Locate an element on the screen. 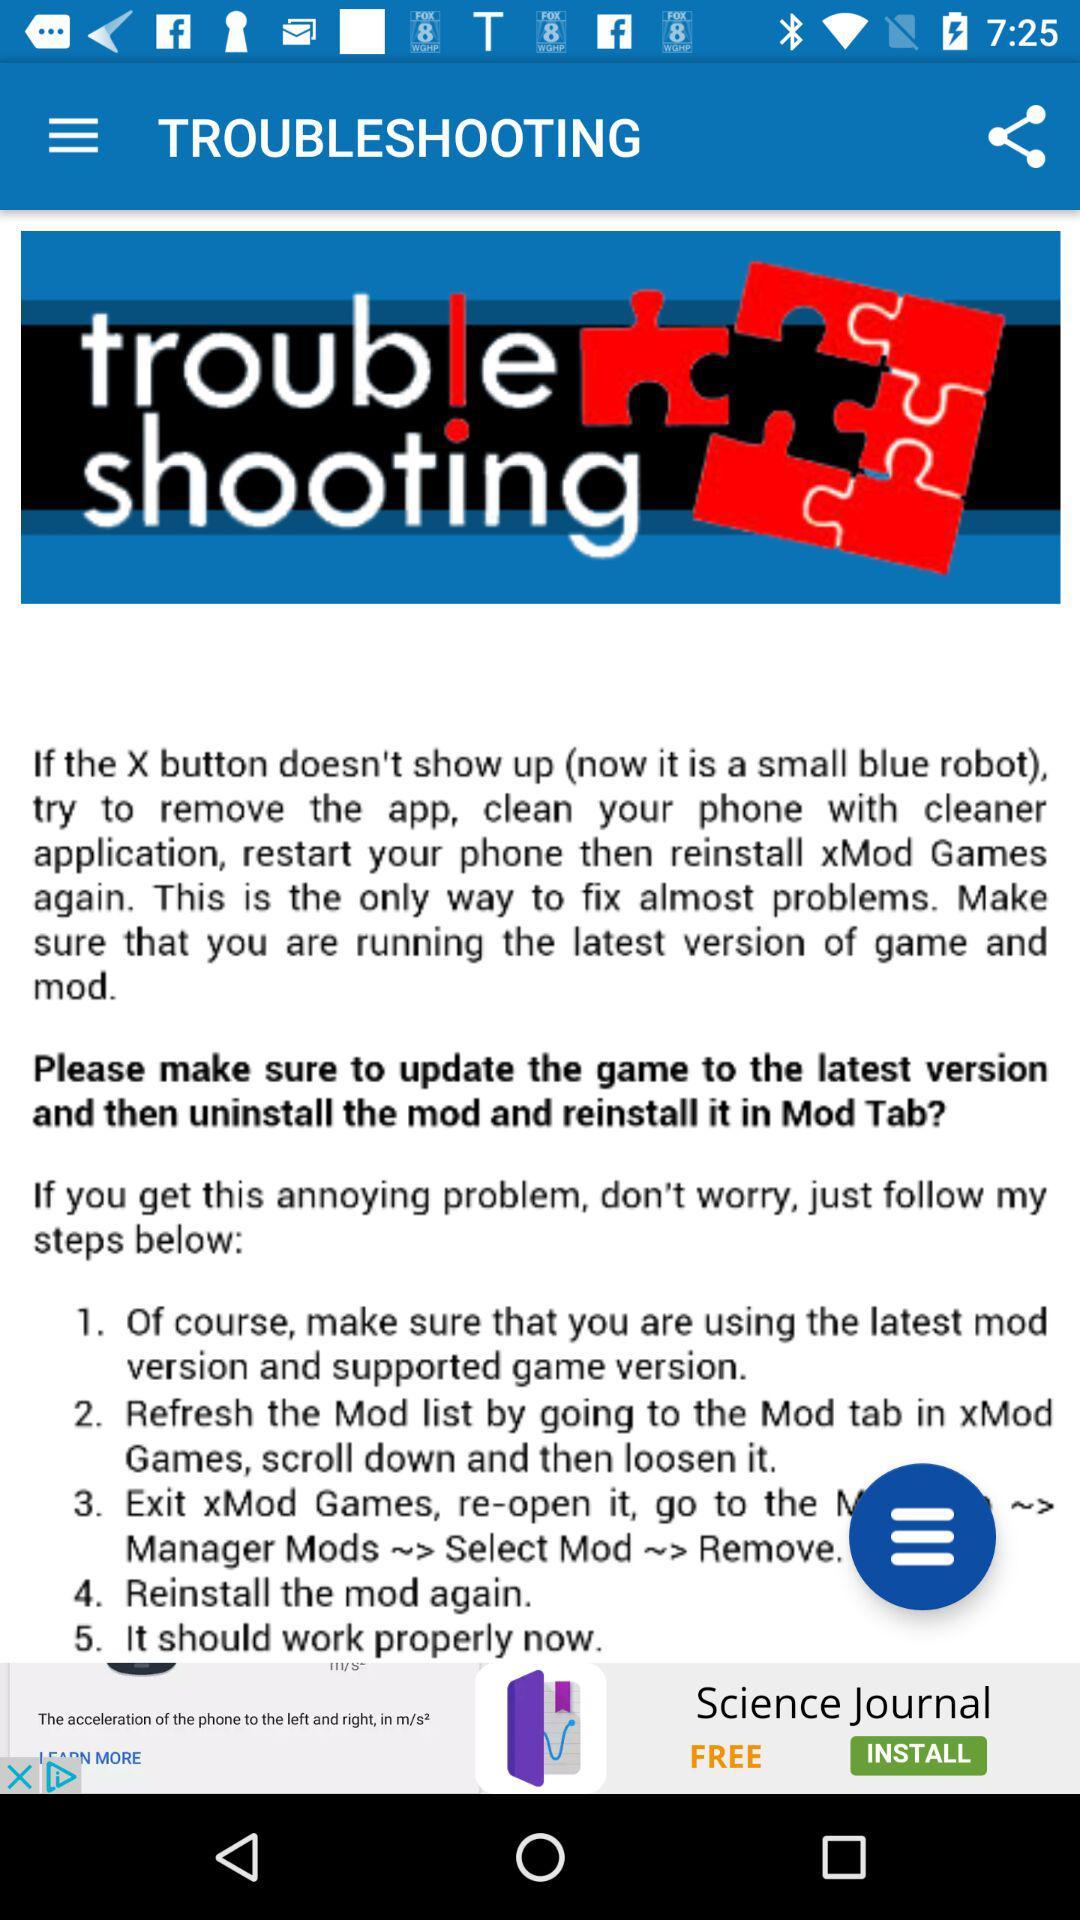  install app is located at coordinates (540, 1727).